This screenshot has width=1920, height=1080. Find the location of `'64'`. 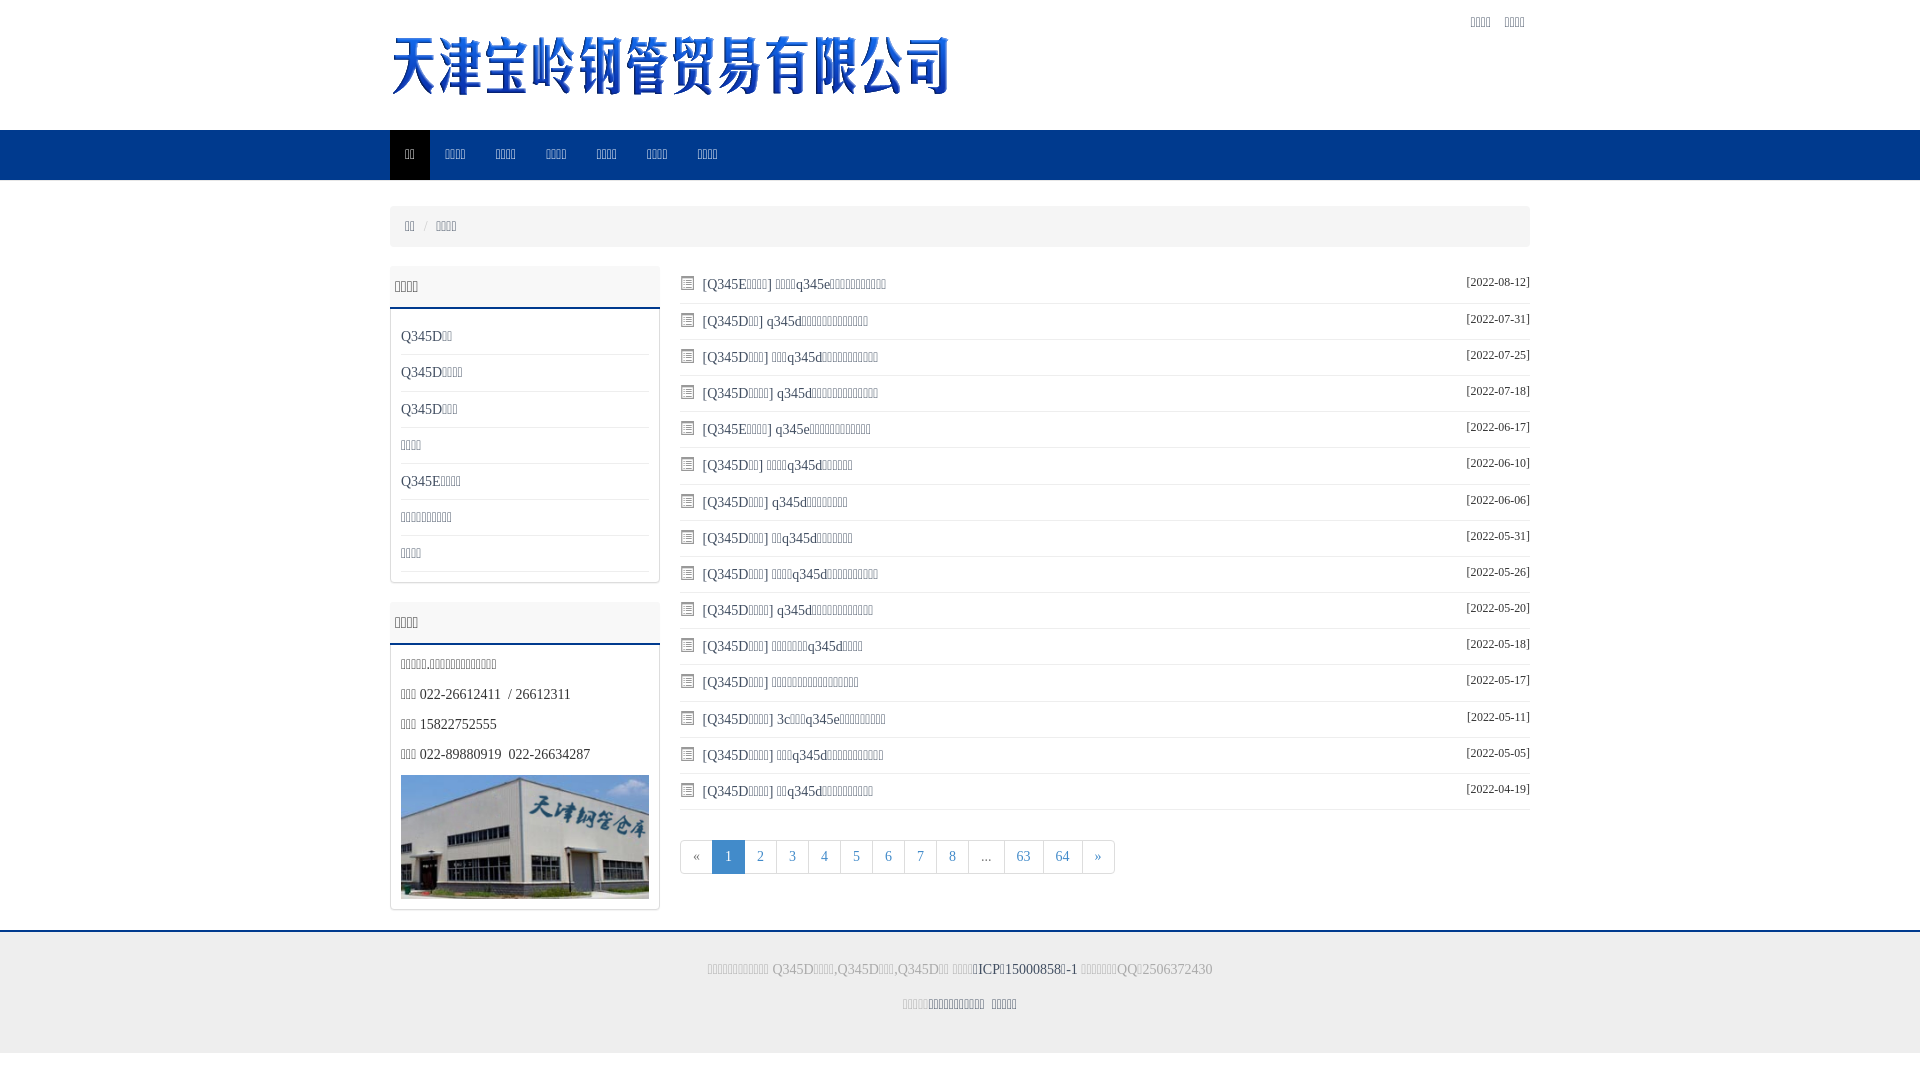

'64' is located at coordinates (1060, 855).